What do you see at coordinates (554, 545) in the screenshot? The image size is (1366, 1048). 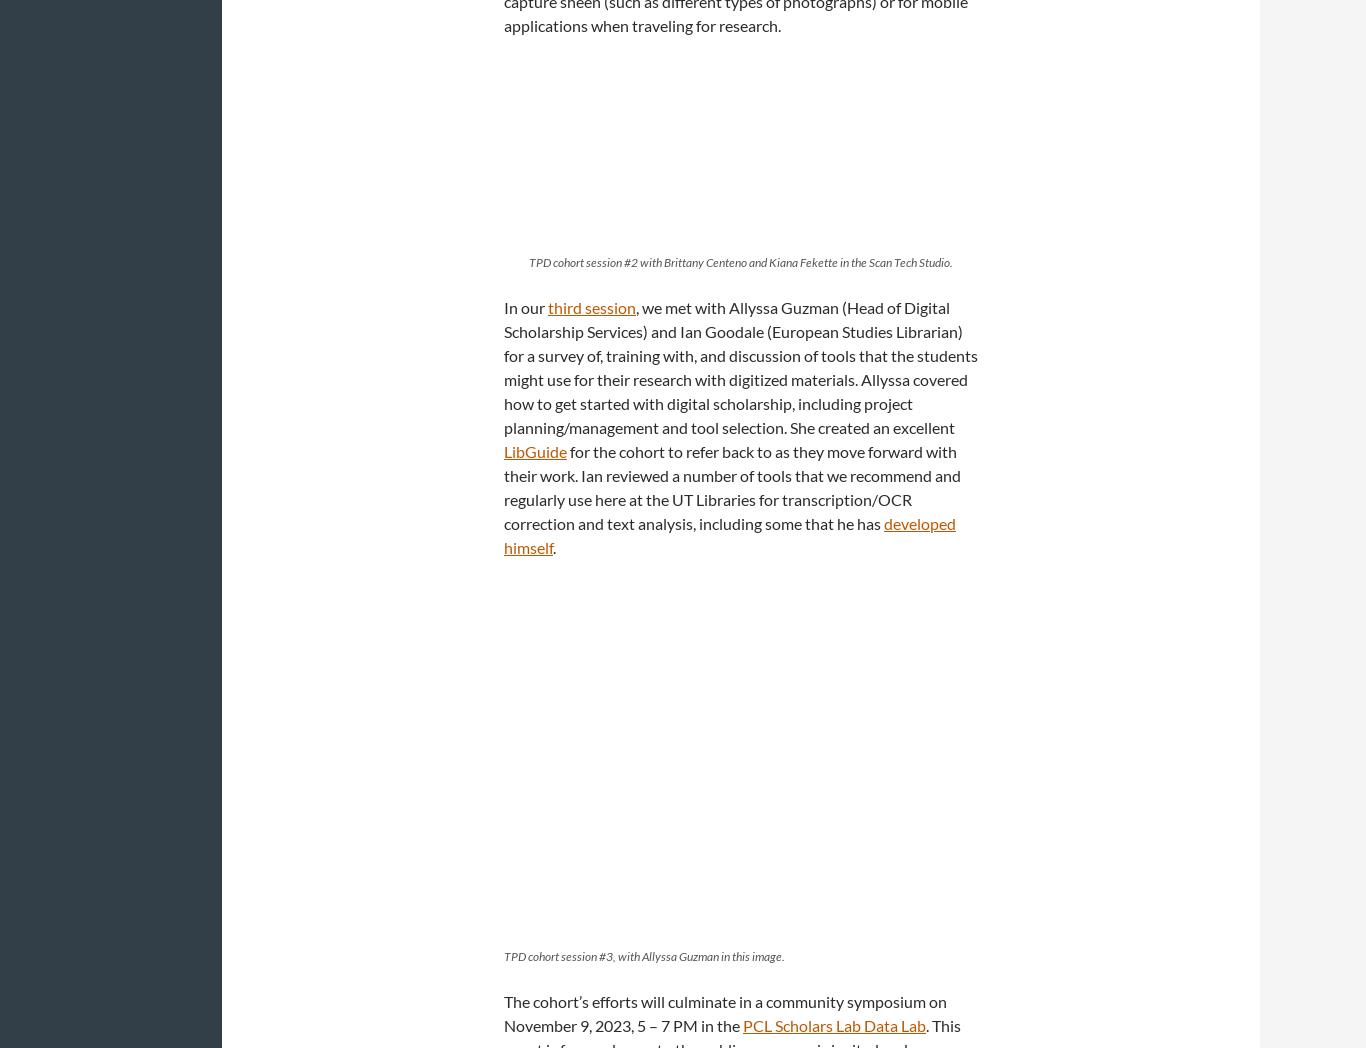 I see `'.'` at bounding box center [554, 545].